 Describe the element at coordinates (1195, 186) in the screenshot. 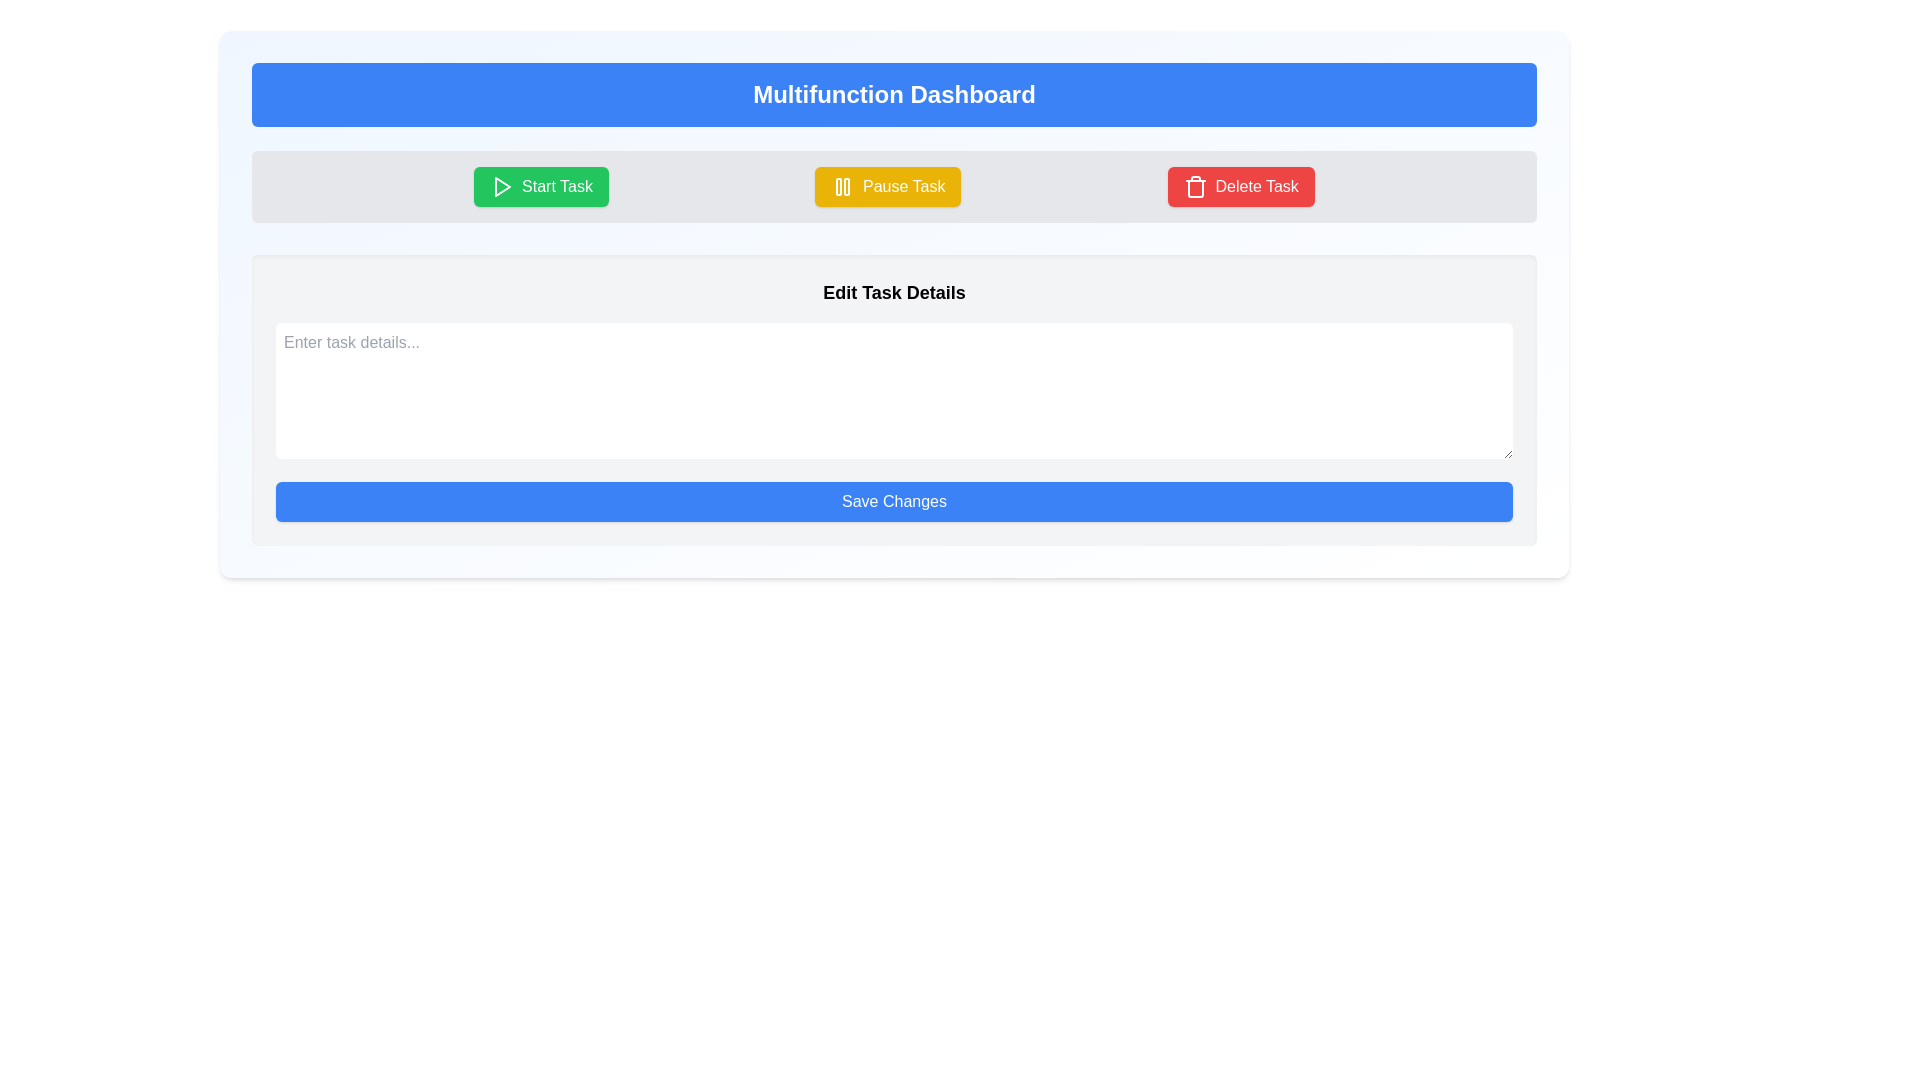

I see `the delete task icon` at that location.